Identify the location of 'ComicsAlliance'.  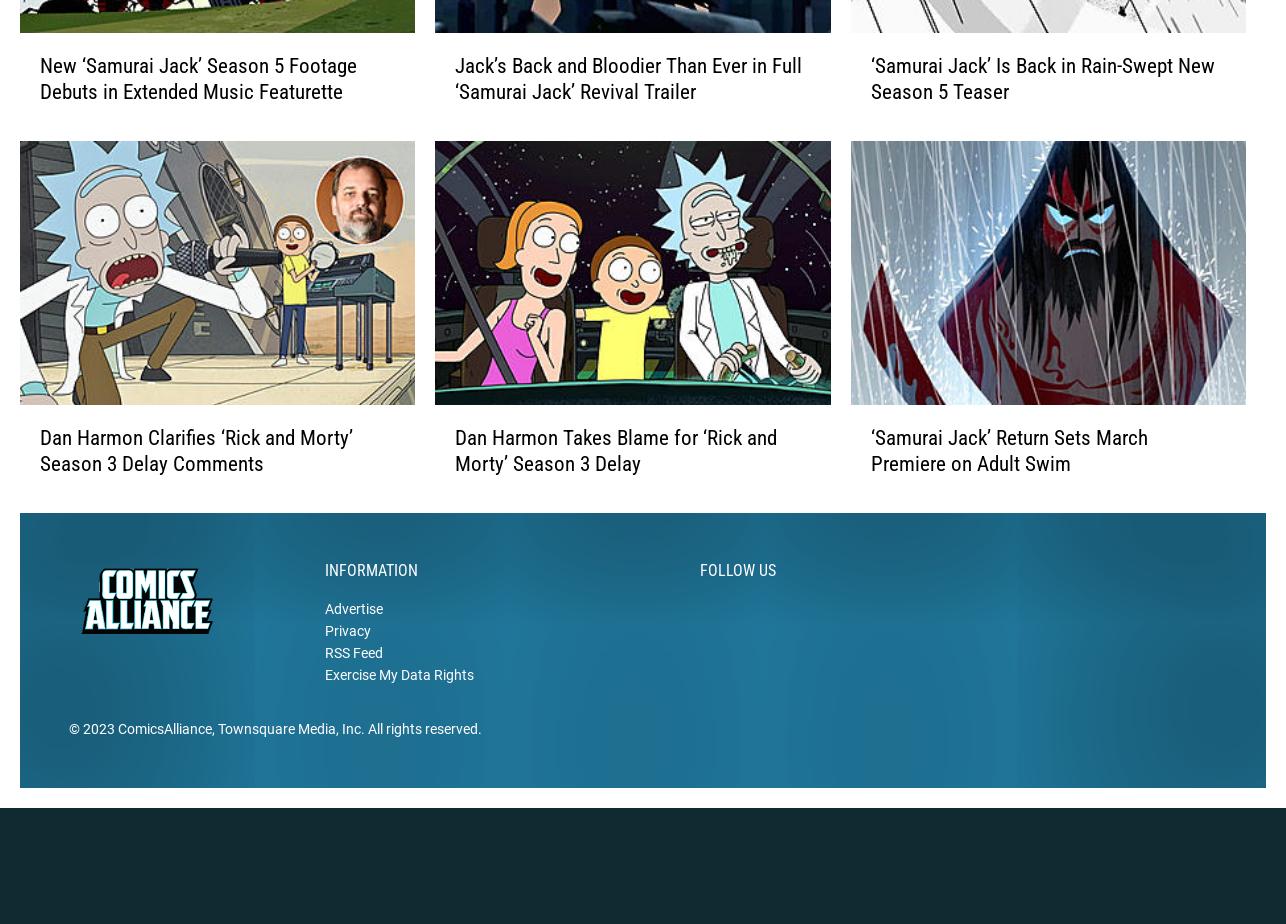
(164, 761).